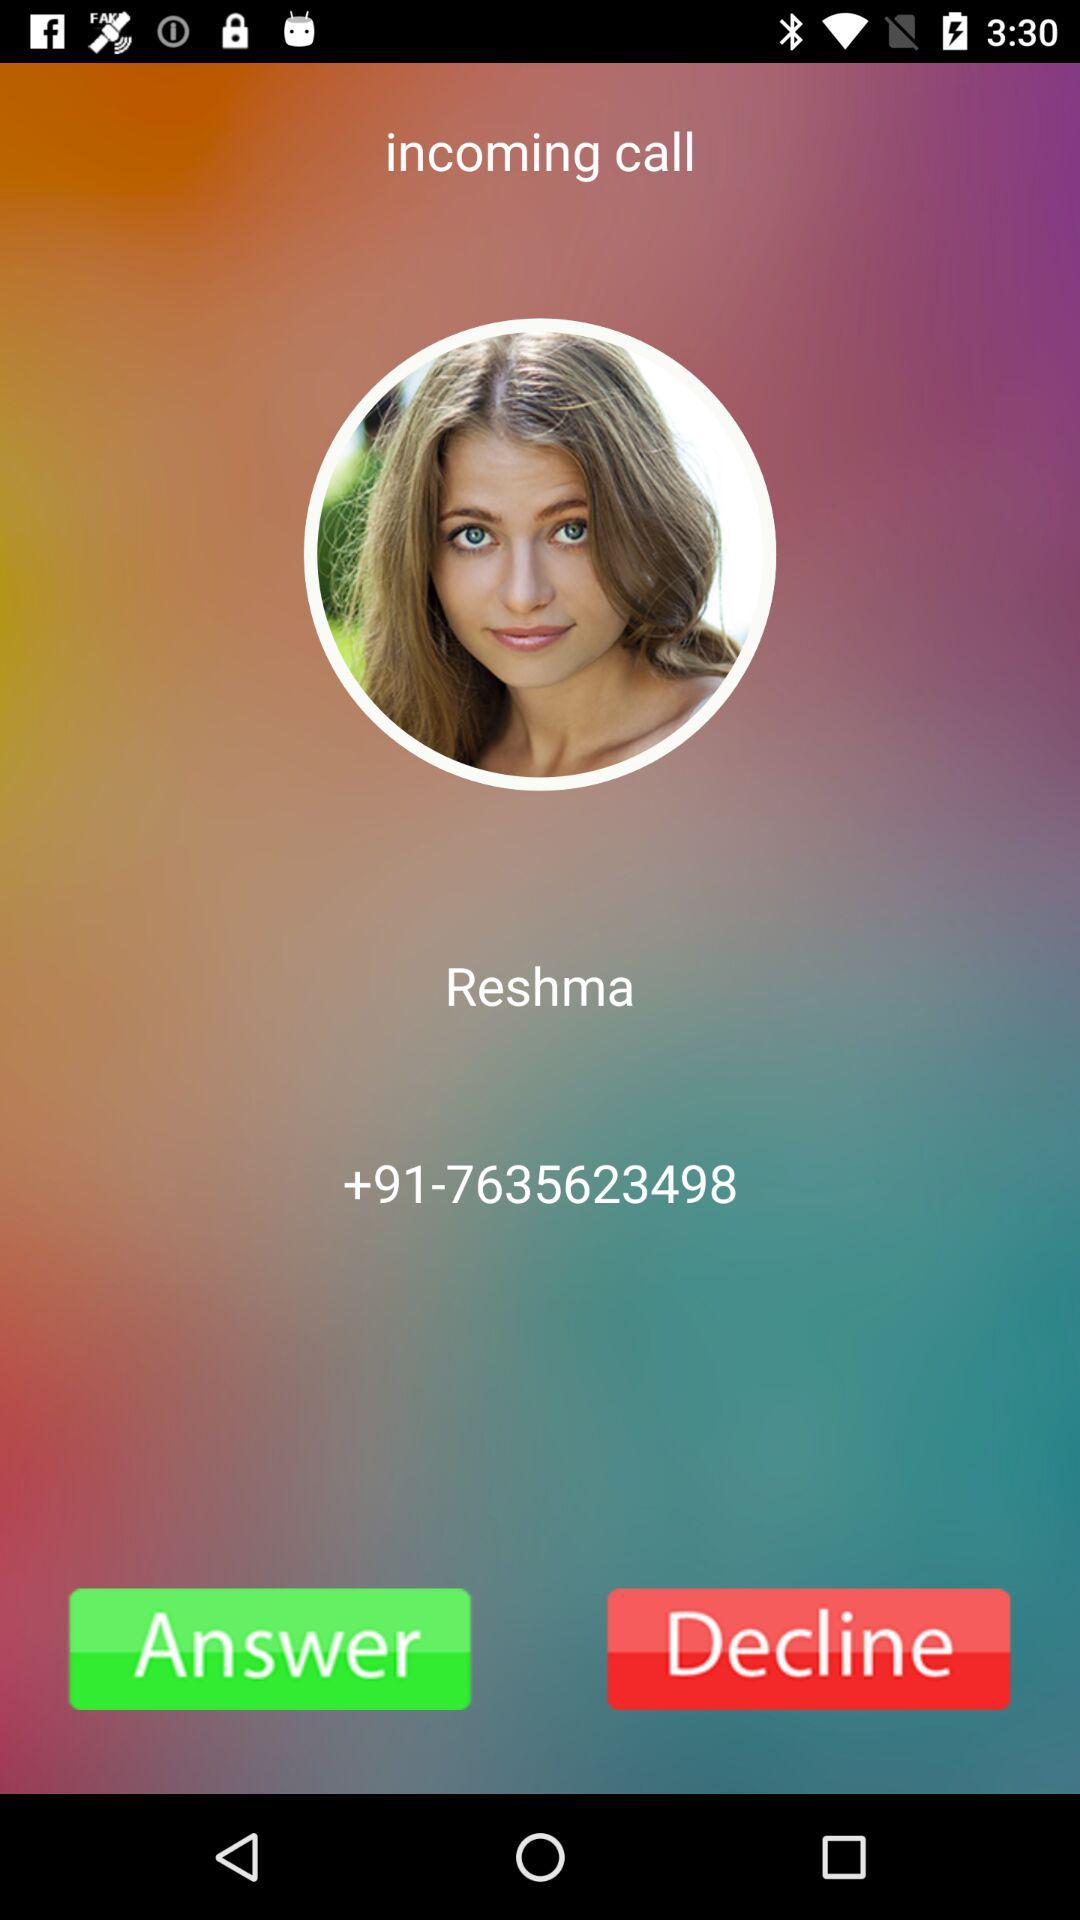  Describe the element at coordinates (810, 1649) in the screenshot. I see `decline` at that location.